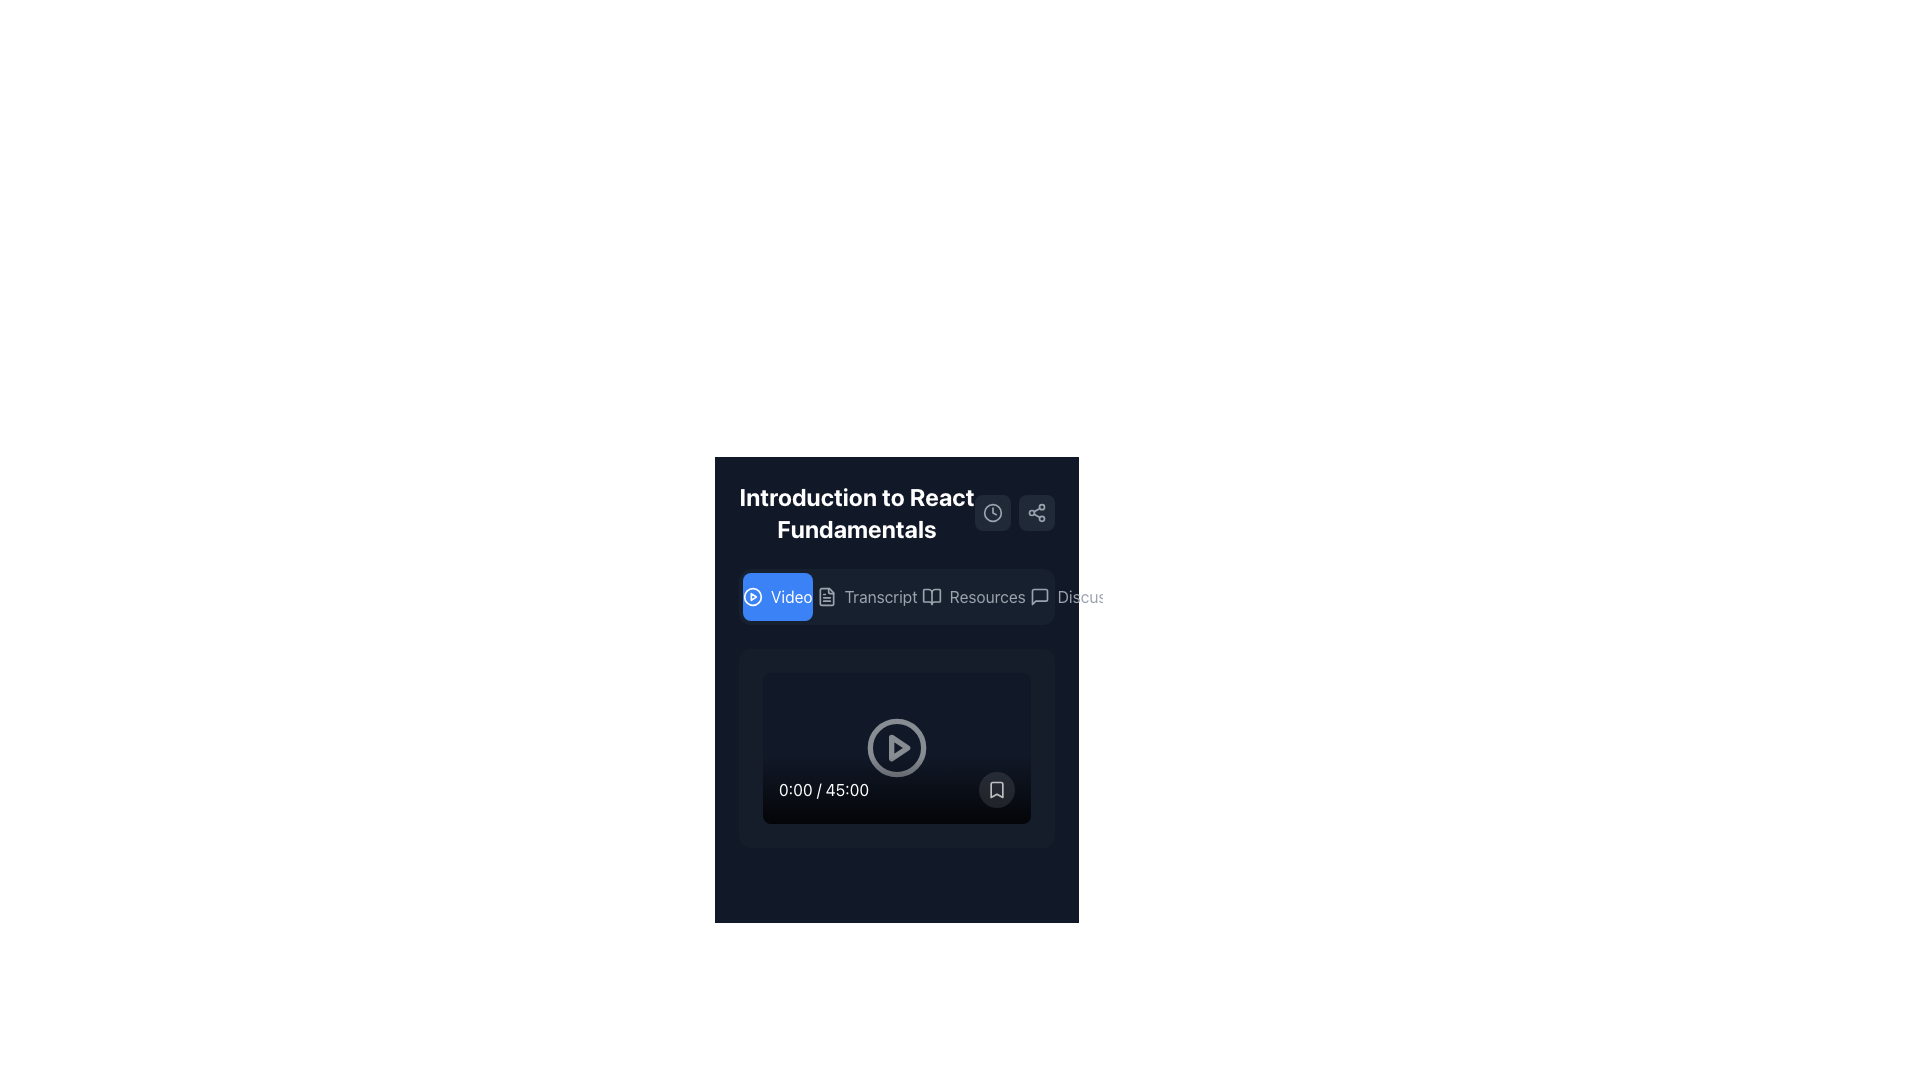  Describe the element at coordinates (993, 512) in the screenshot. I see `the clock icon located in the top-right corner of the 'Introduction to React Fundamentals' card section to navigate its options` at that location.